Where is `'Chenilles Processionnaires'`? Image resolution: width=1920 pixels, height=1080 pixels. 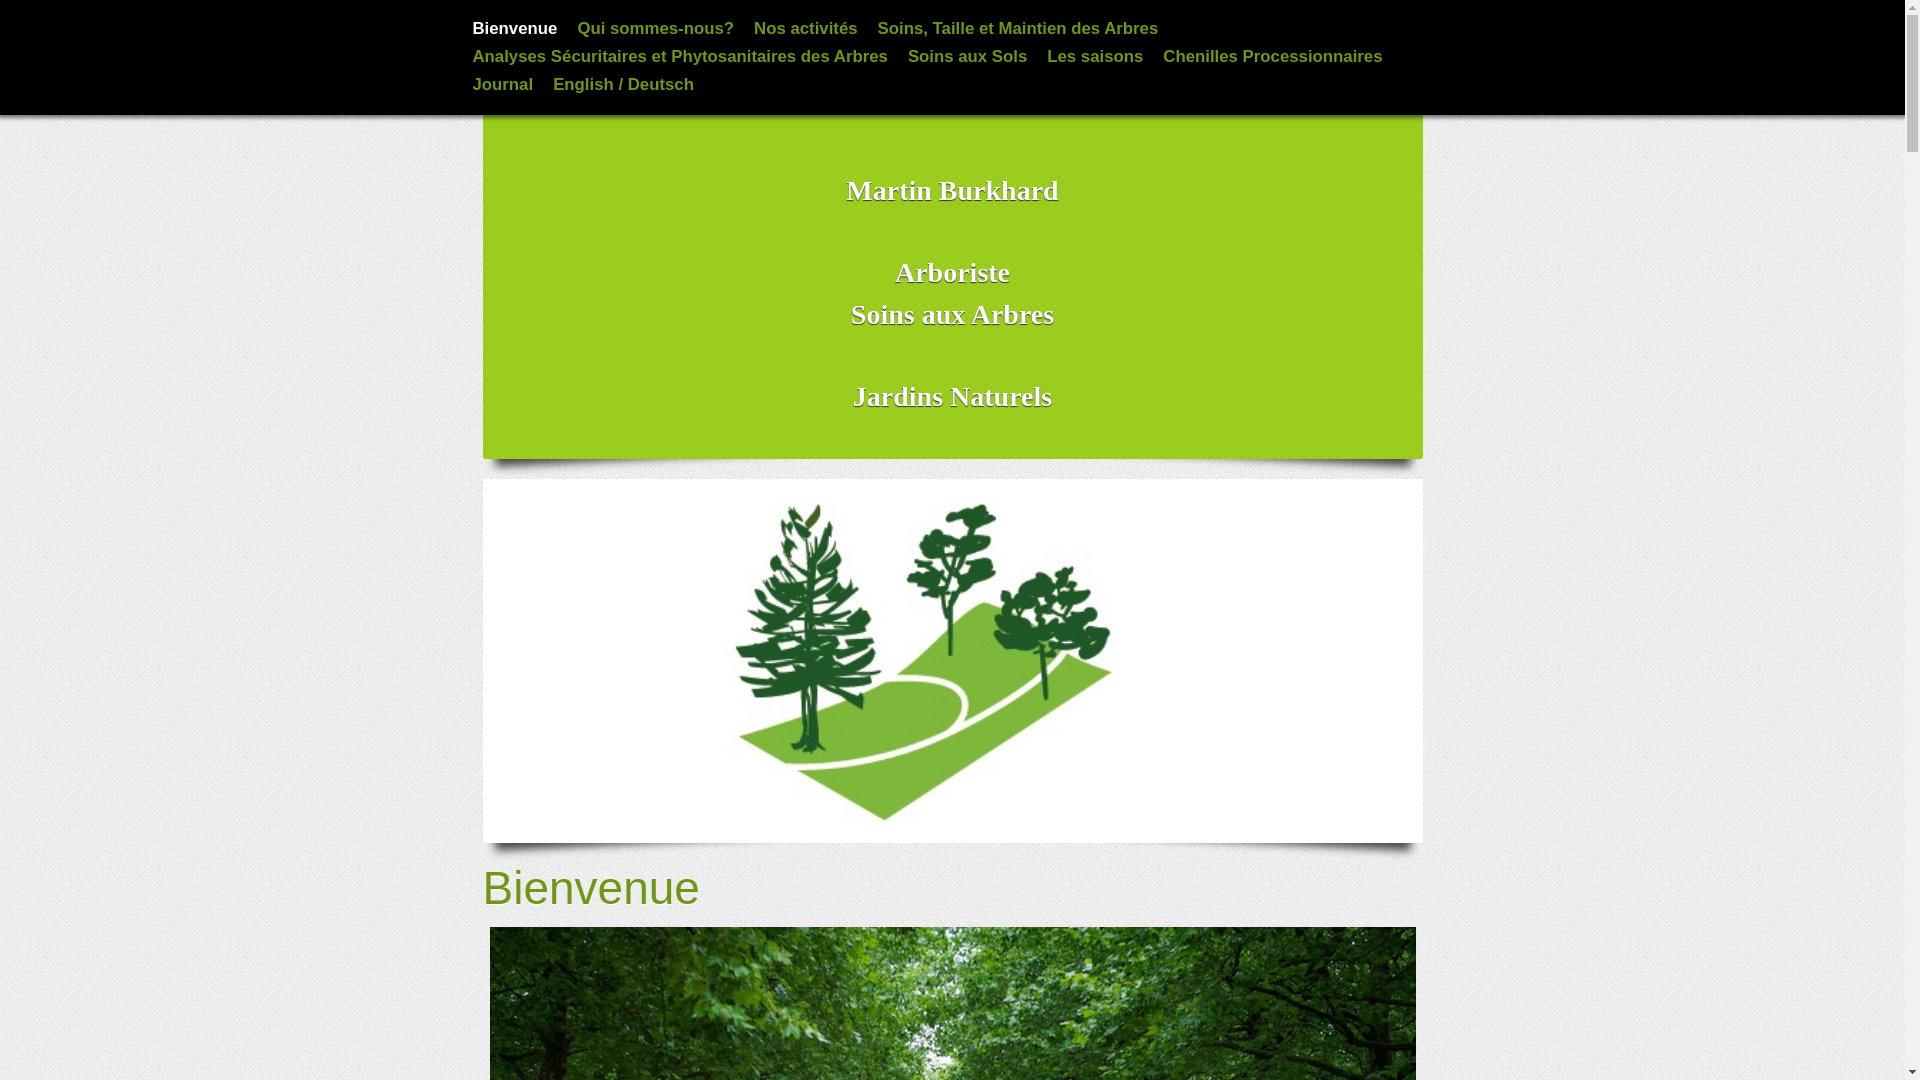
'Chenilles Processionnaires' is located at coordinates (1271, 55).